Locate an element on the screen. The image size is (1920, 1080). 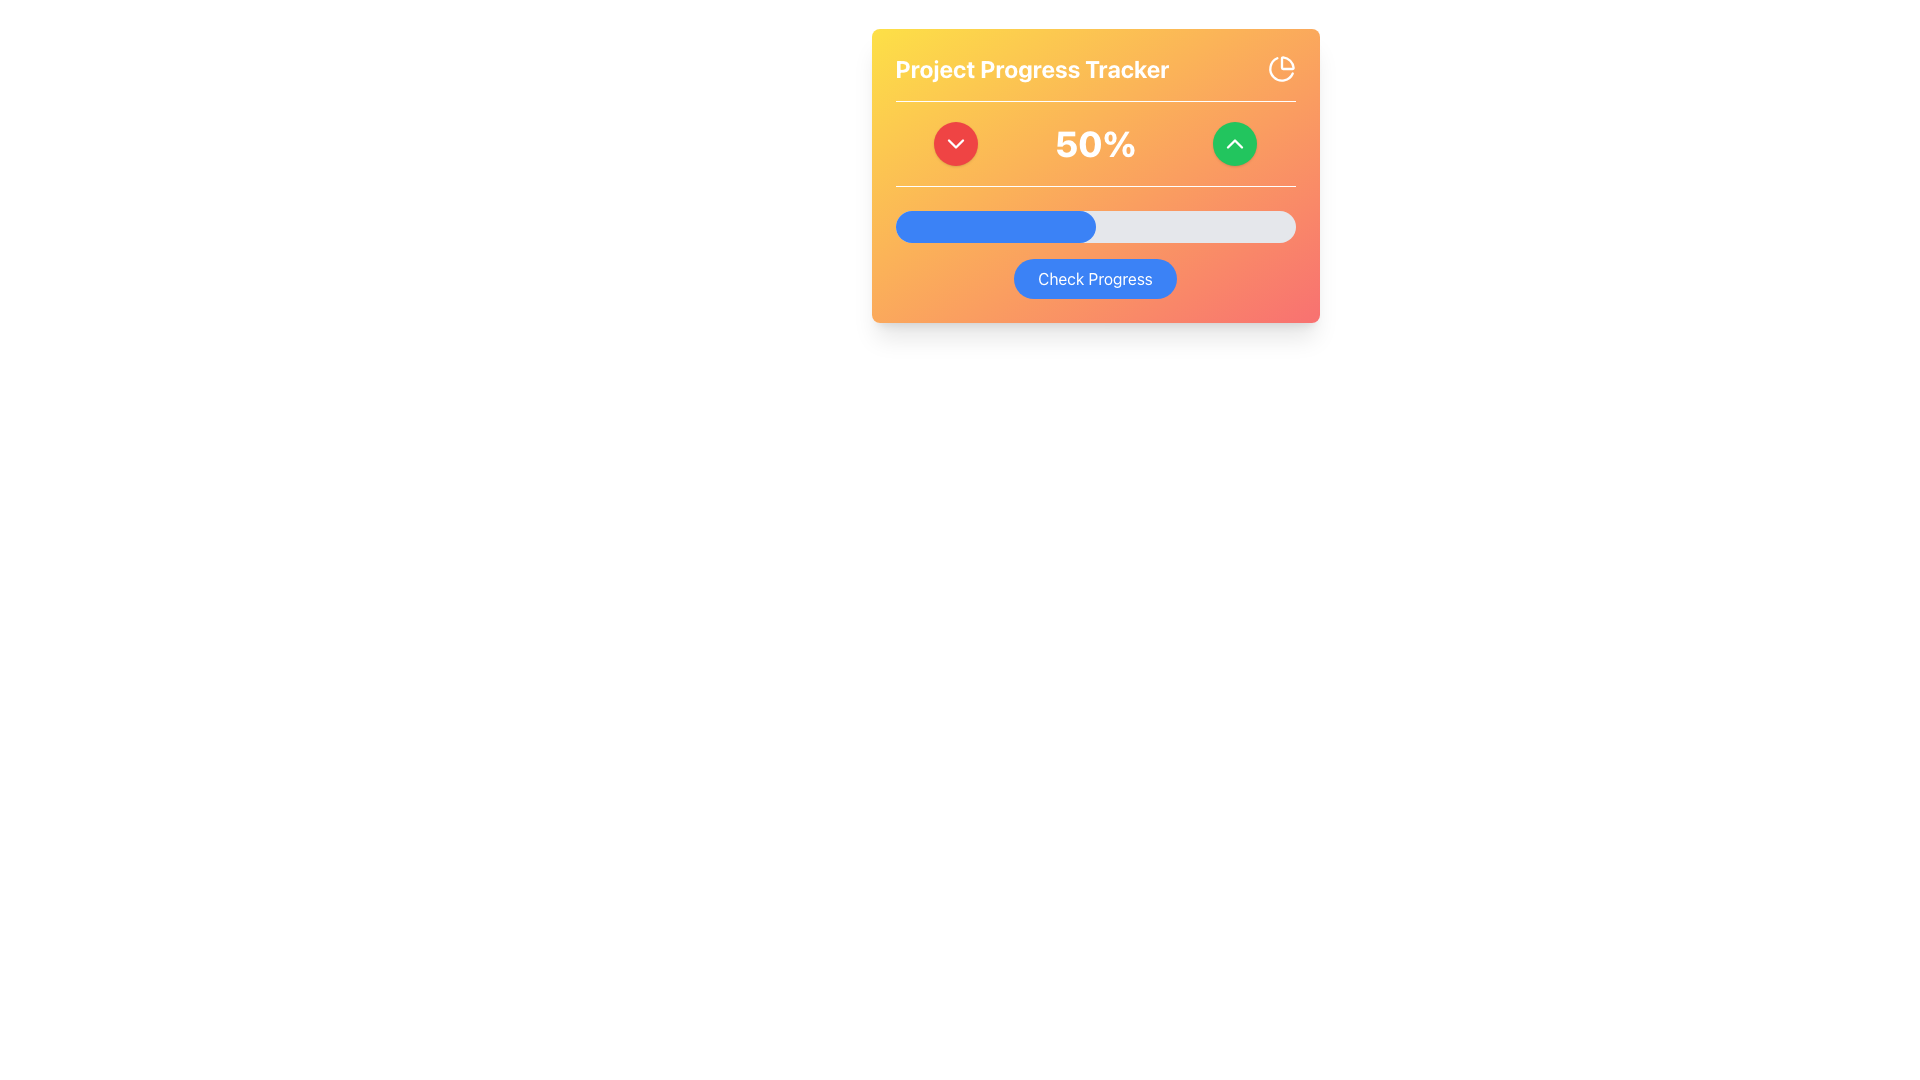
the small, stylized upward chevron icon within the green circular button located in the upper-right corner of the 'Project Progress Tracker' section is located at coordinates (1234, 142).